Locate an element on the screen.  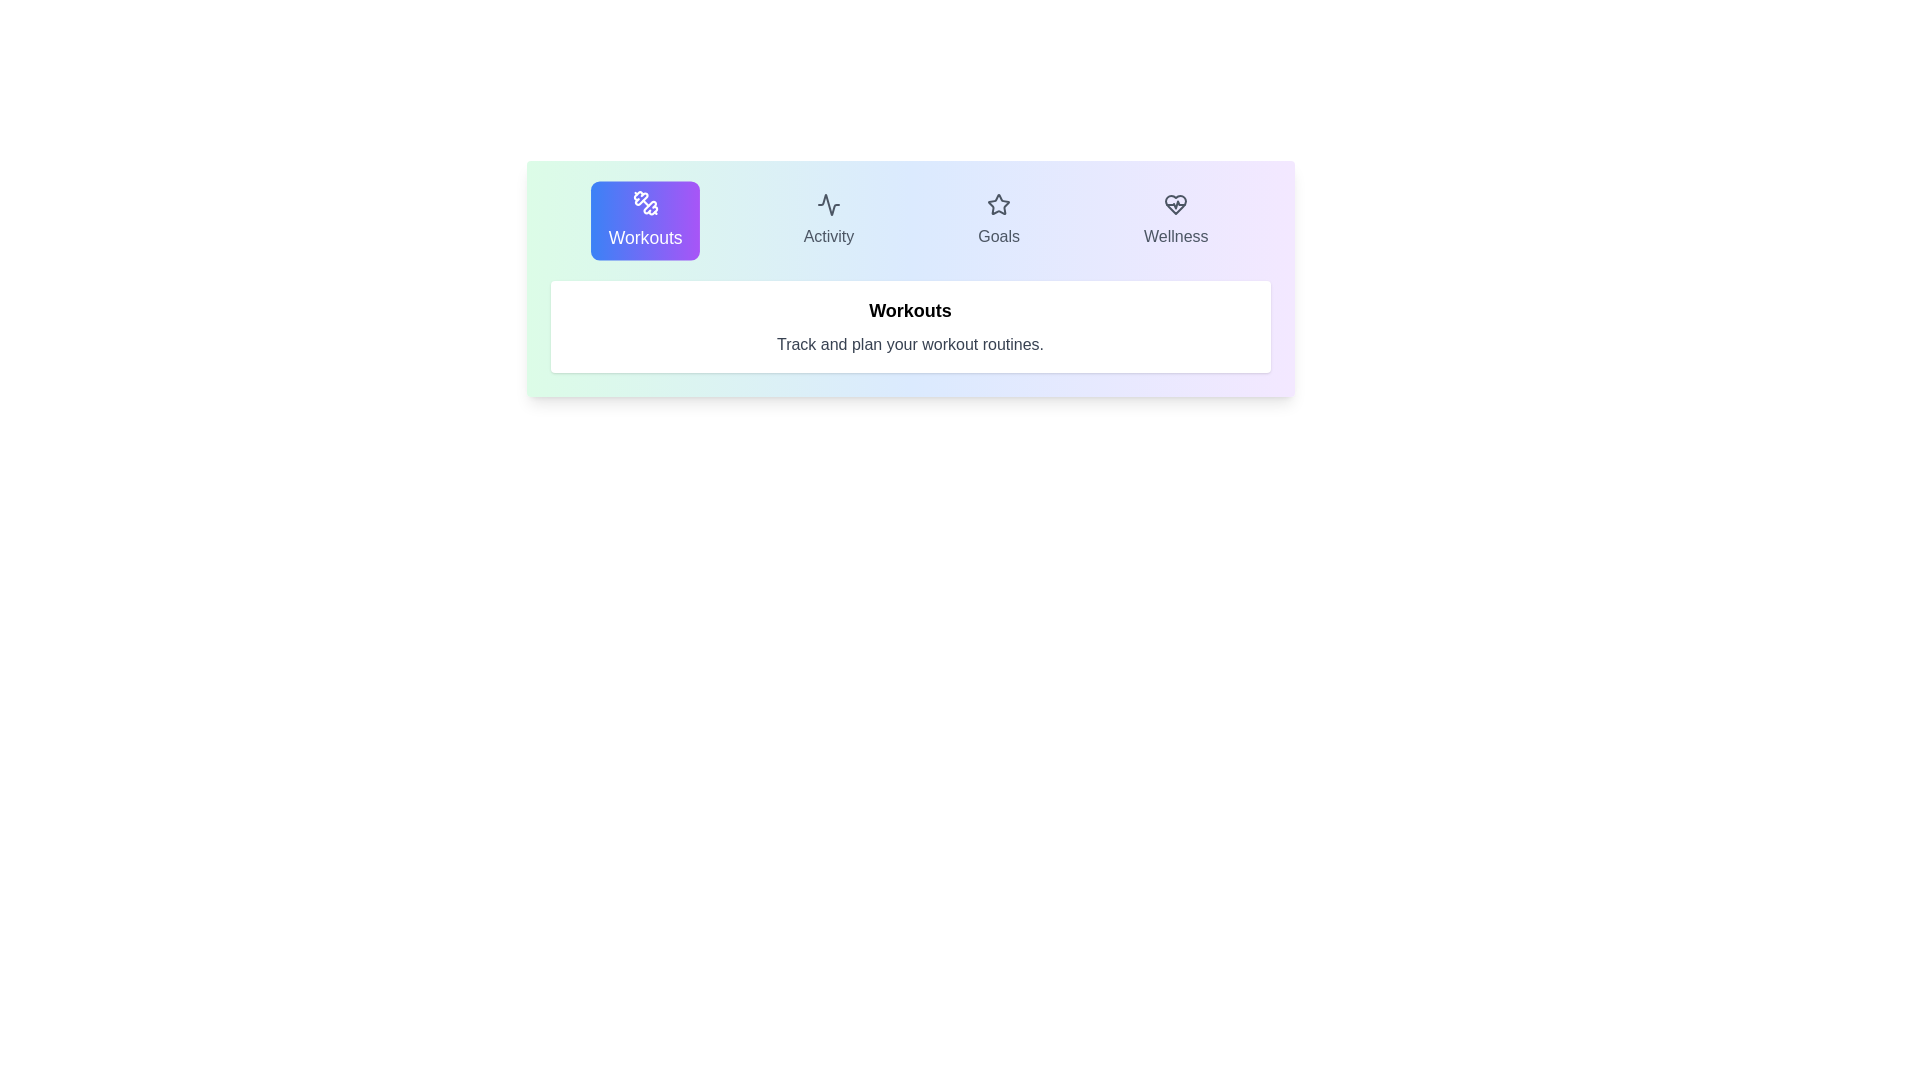
the Navigation button labeled 'Activity' is located at coordinates (829, 220).